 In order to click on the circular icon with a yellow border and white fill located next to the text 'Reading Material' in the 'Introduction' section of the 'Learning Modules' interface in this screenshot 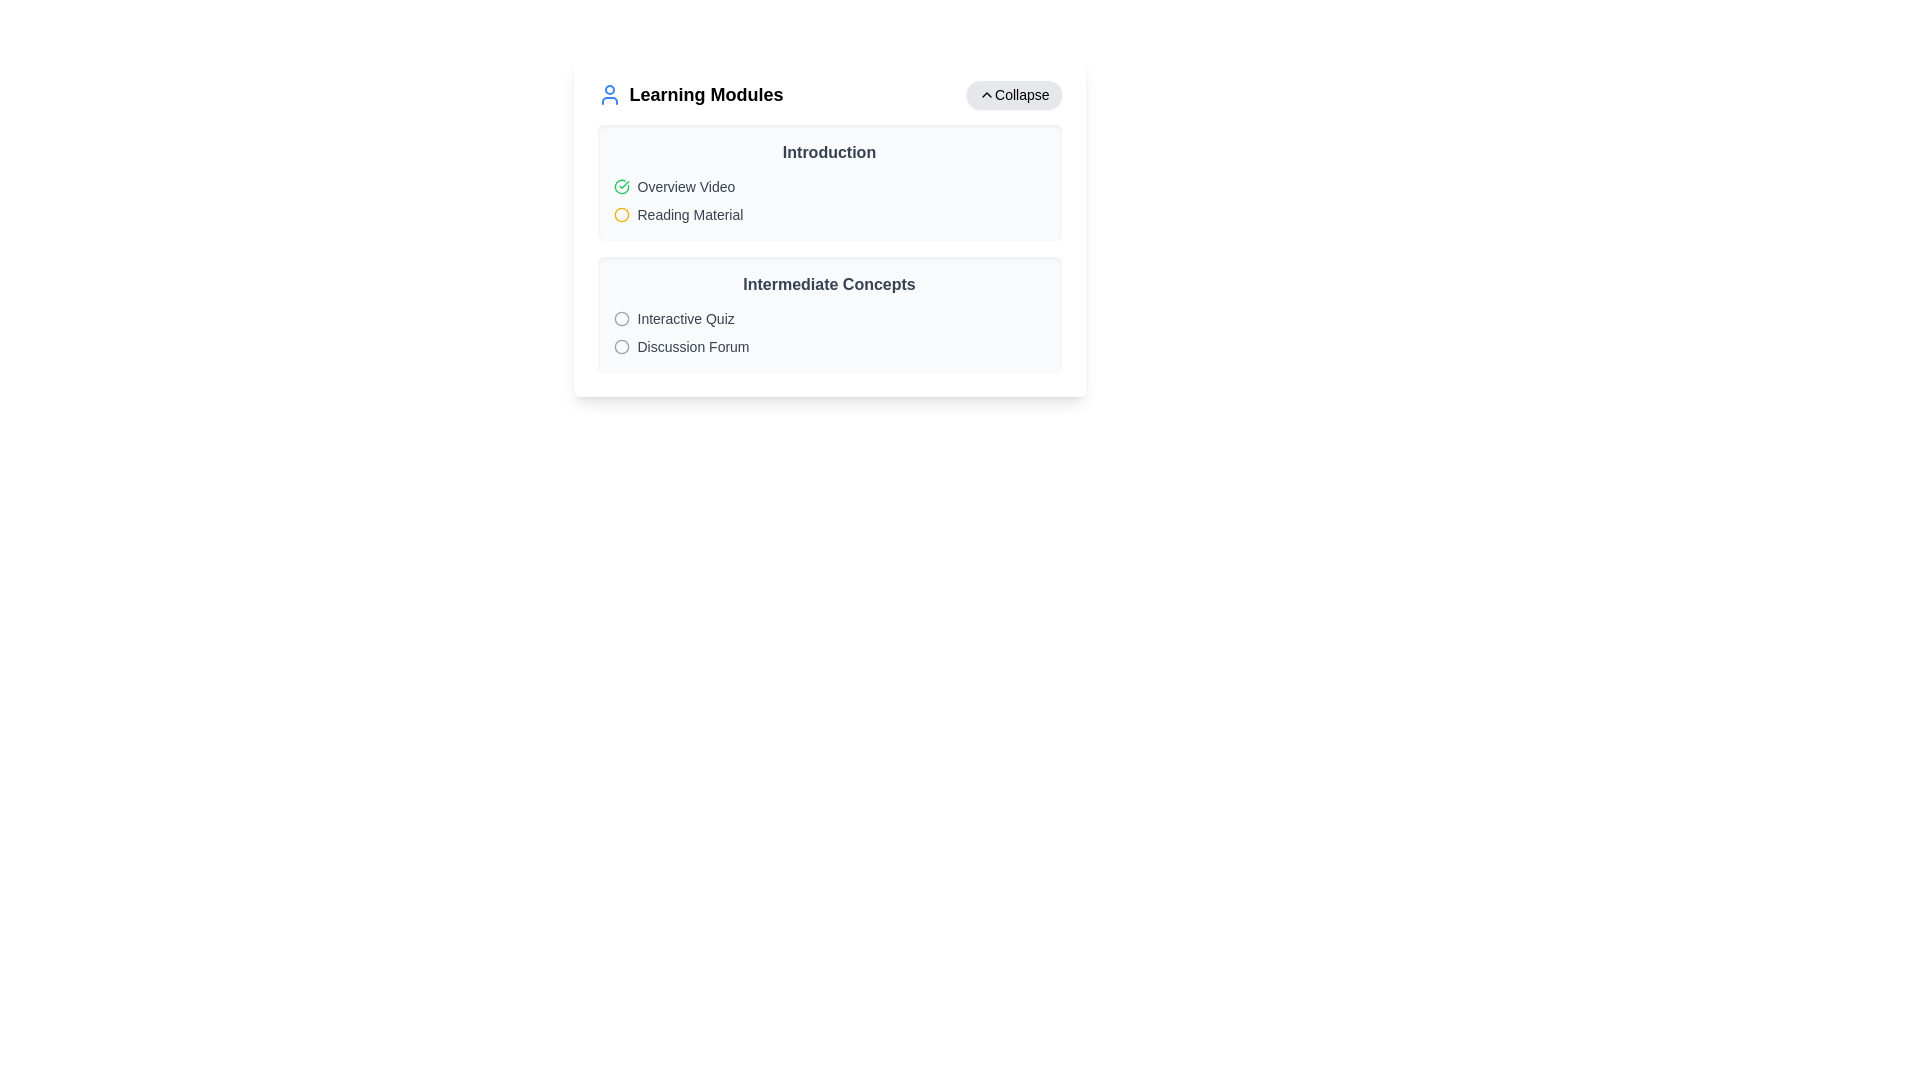, I will do `click(620, 215)`.